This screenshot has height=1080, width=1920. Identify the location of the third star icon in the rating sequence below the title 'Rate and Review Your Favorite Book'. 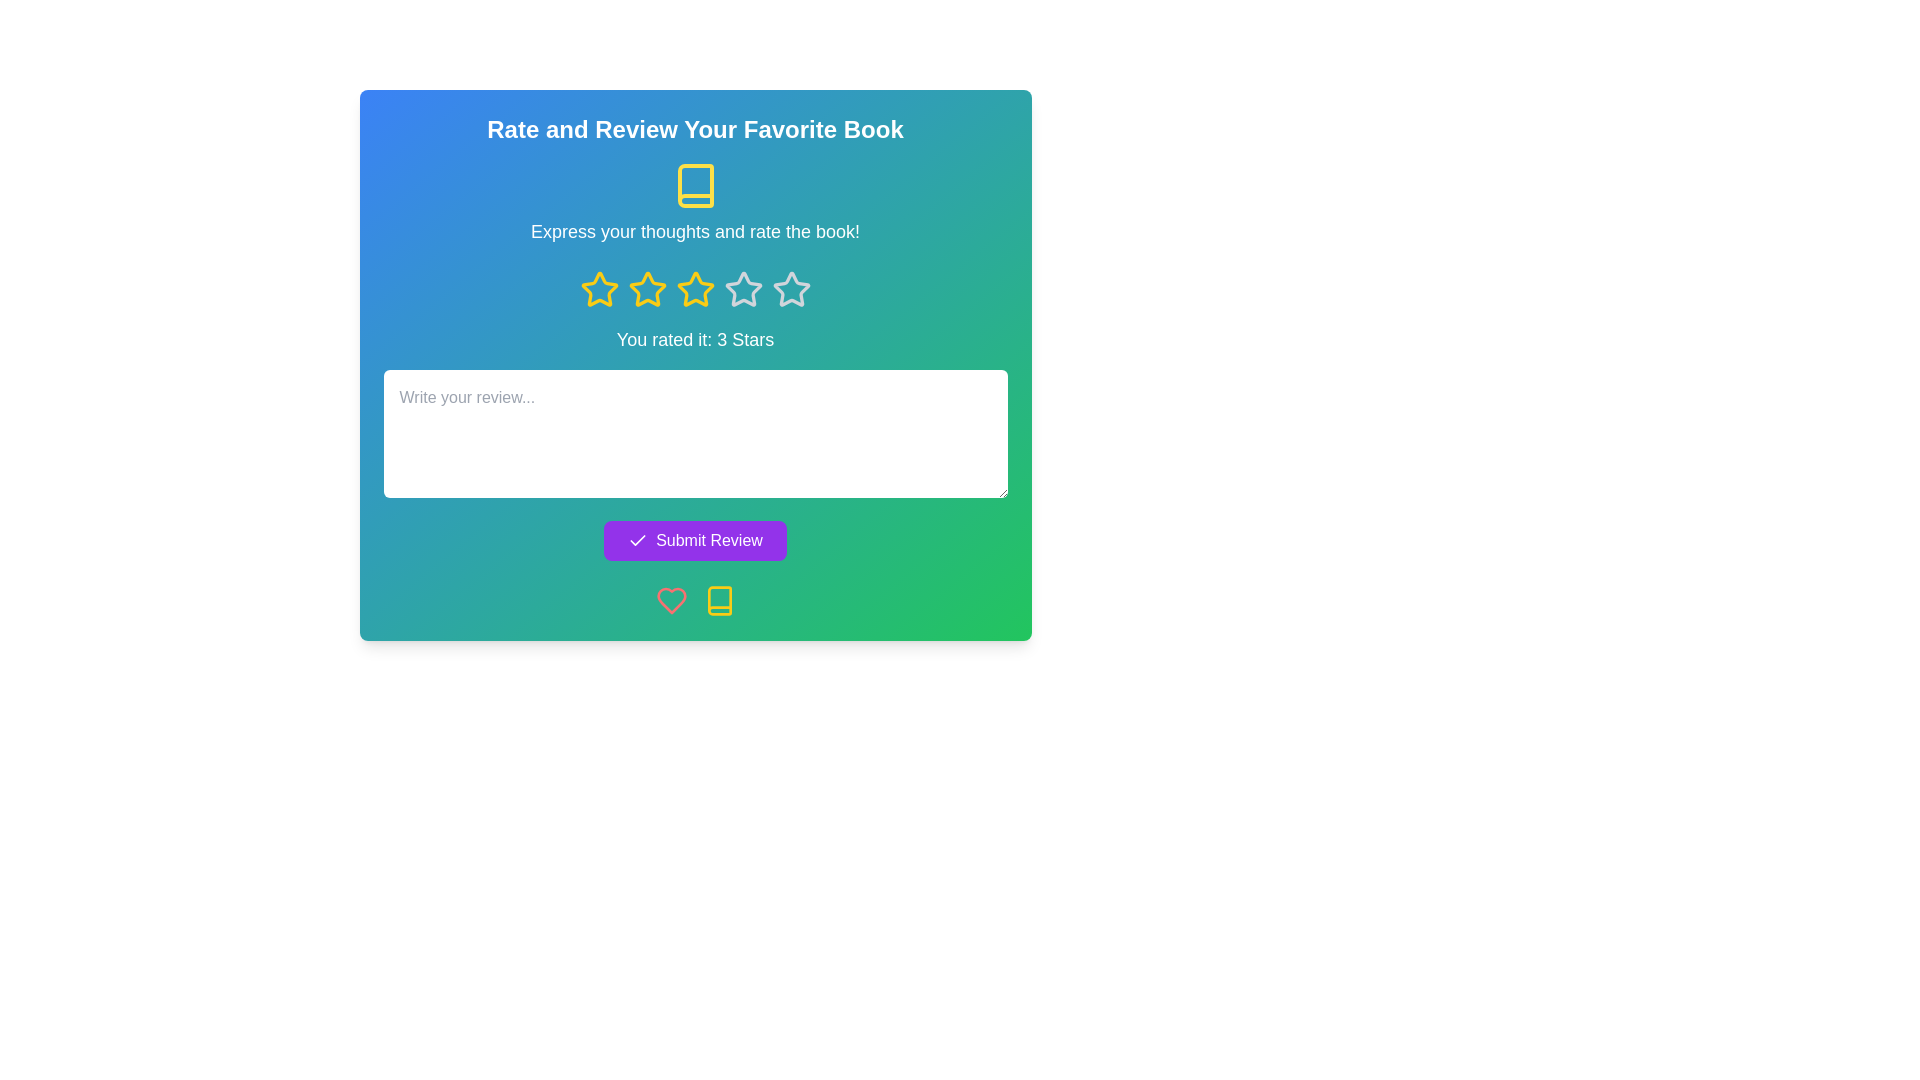
(742, 289).